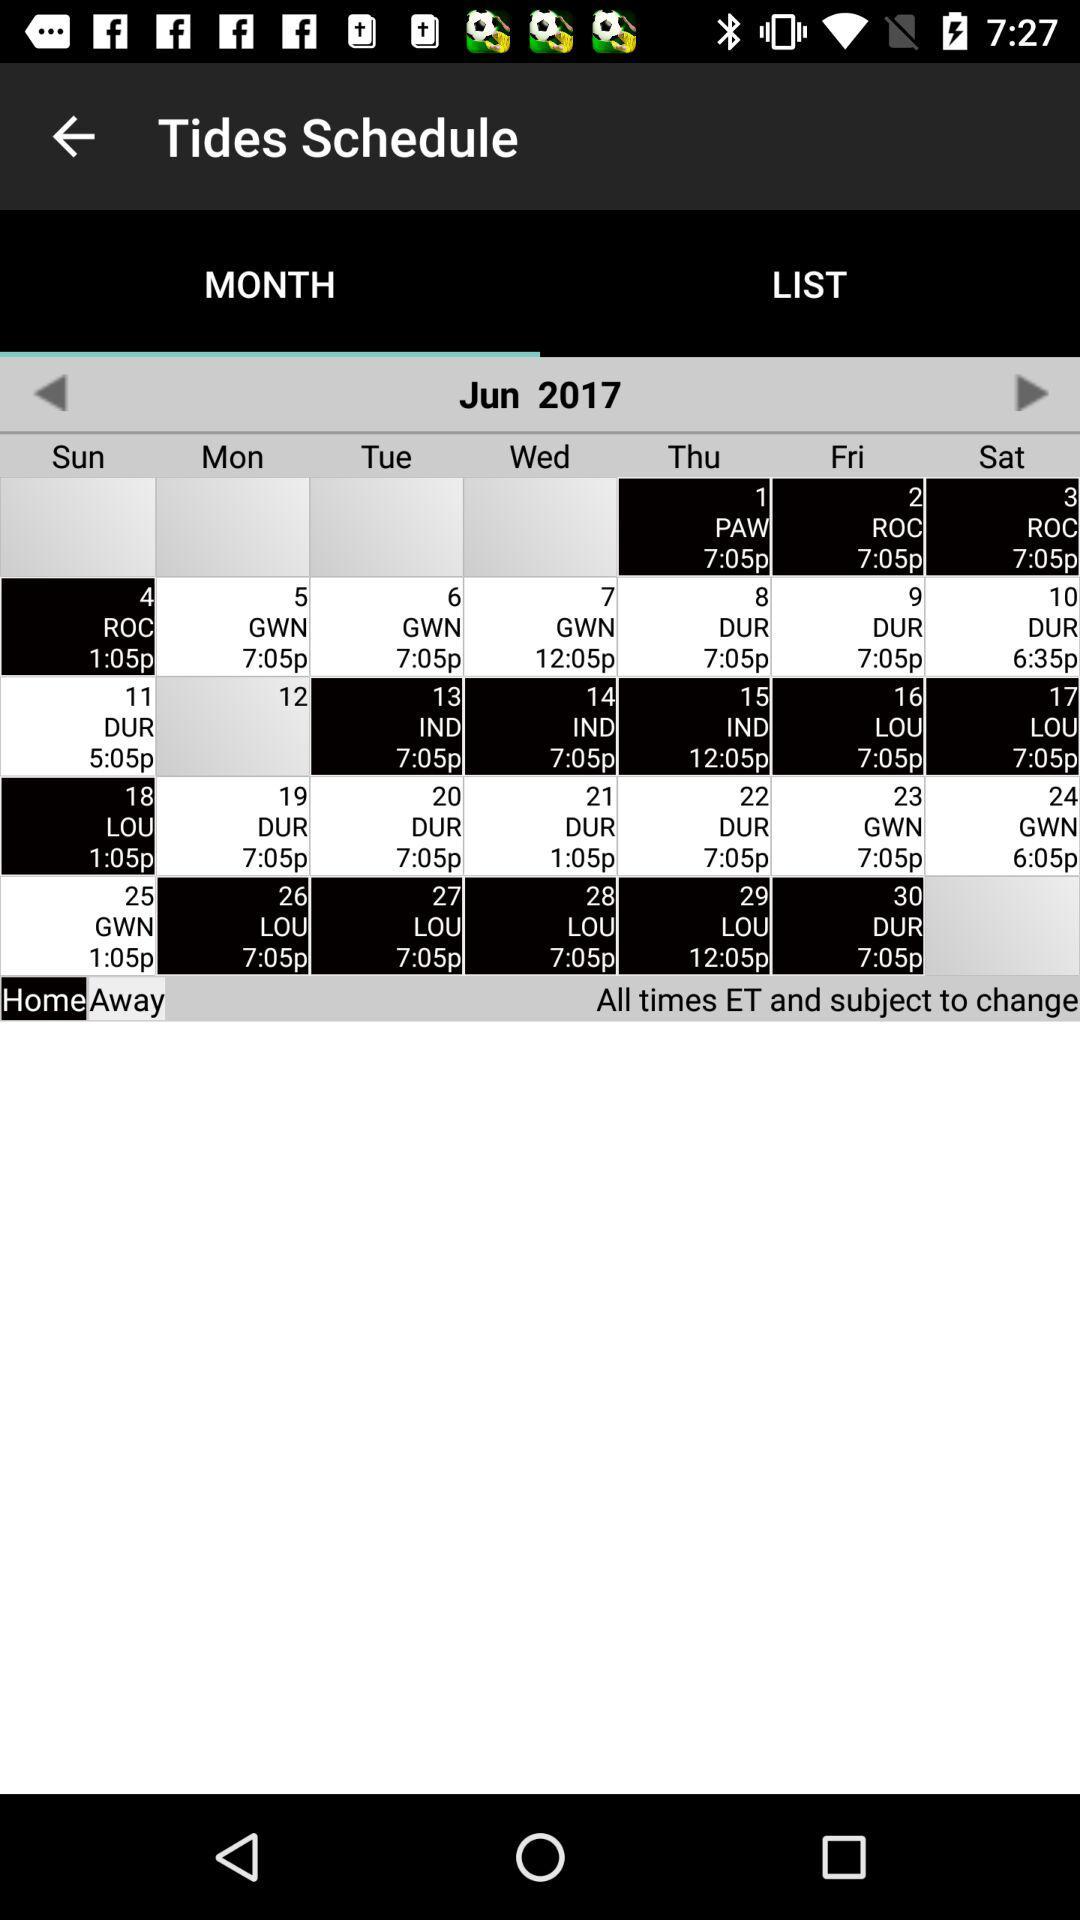 This screenshot has height=1920, width=1080. What do you see at coordinates (1030, 392) in the screenshot?
I see `switch to next month` at bounding box center [1030, 392].